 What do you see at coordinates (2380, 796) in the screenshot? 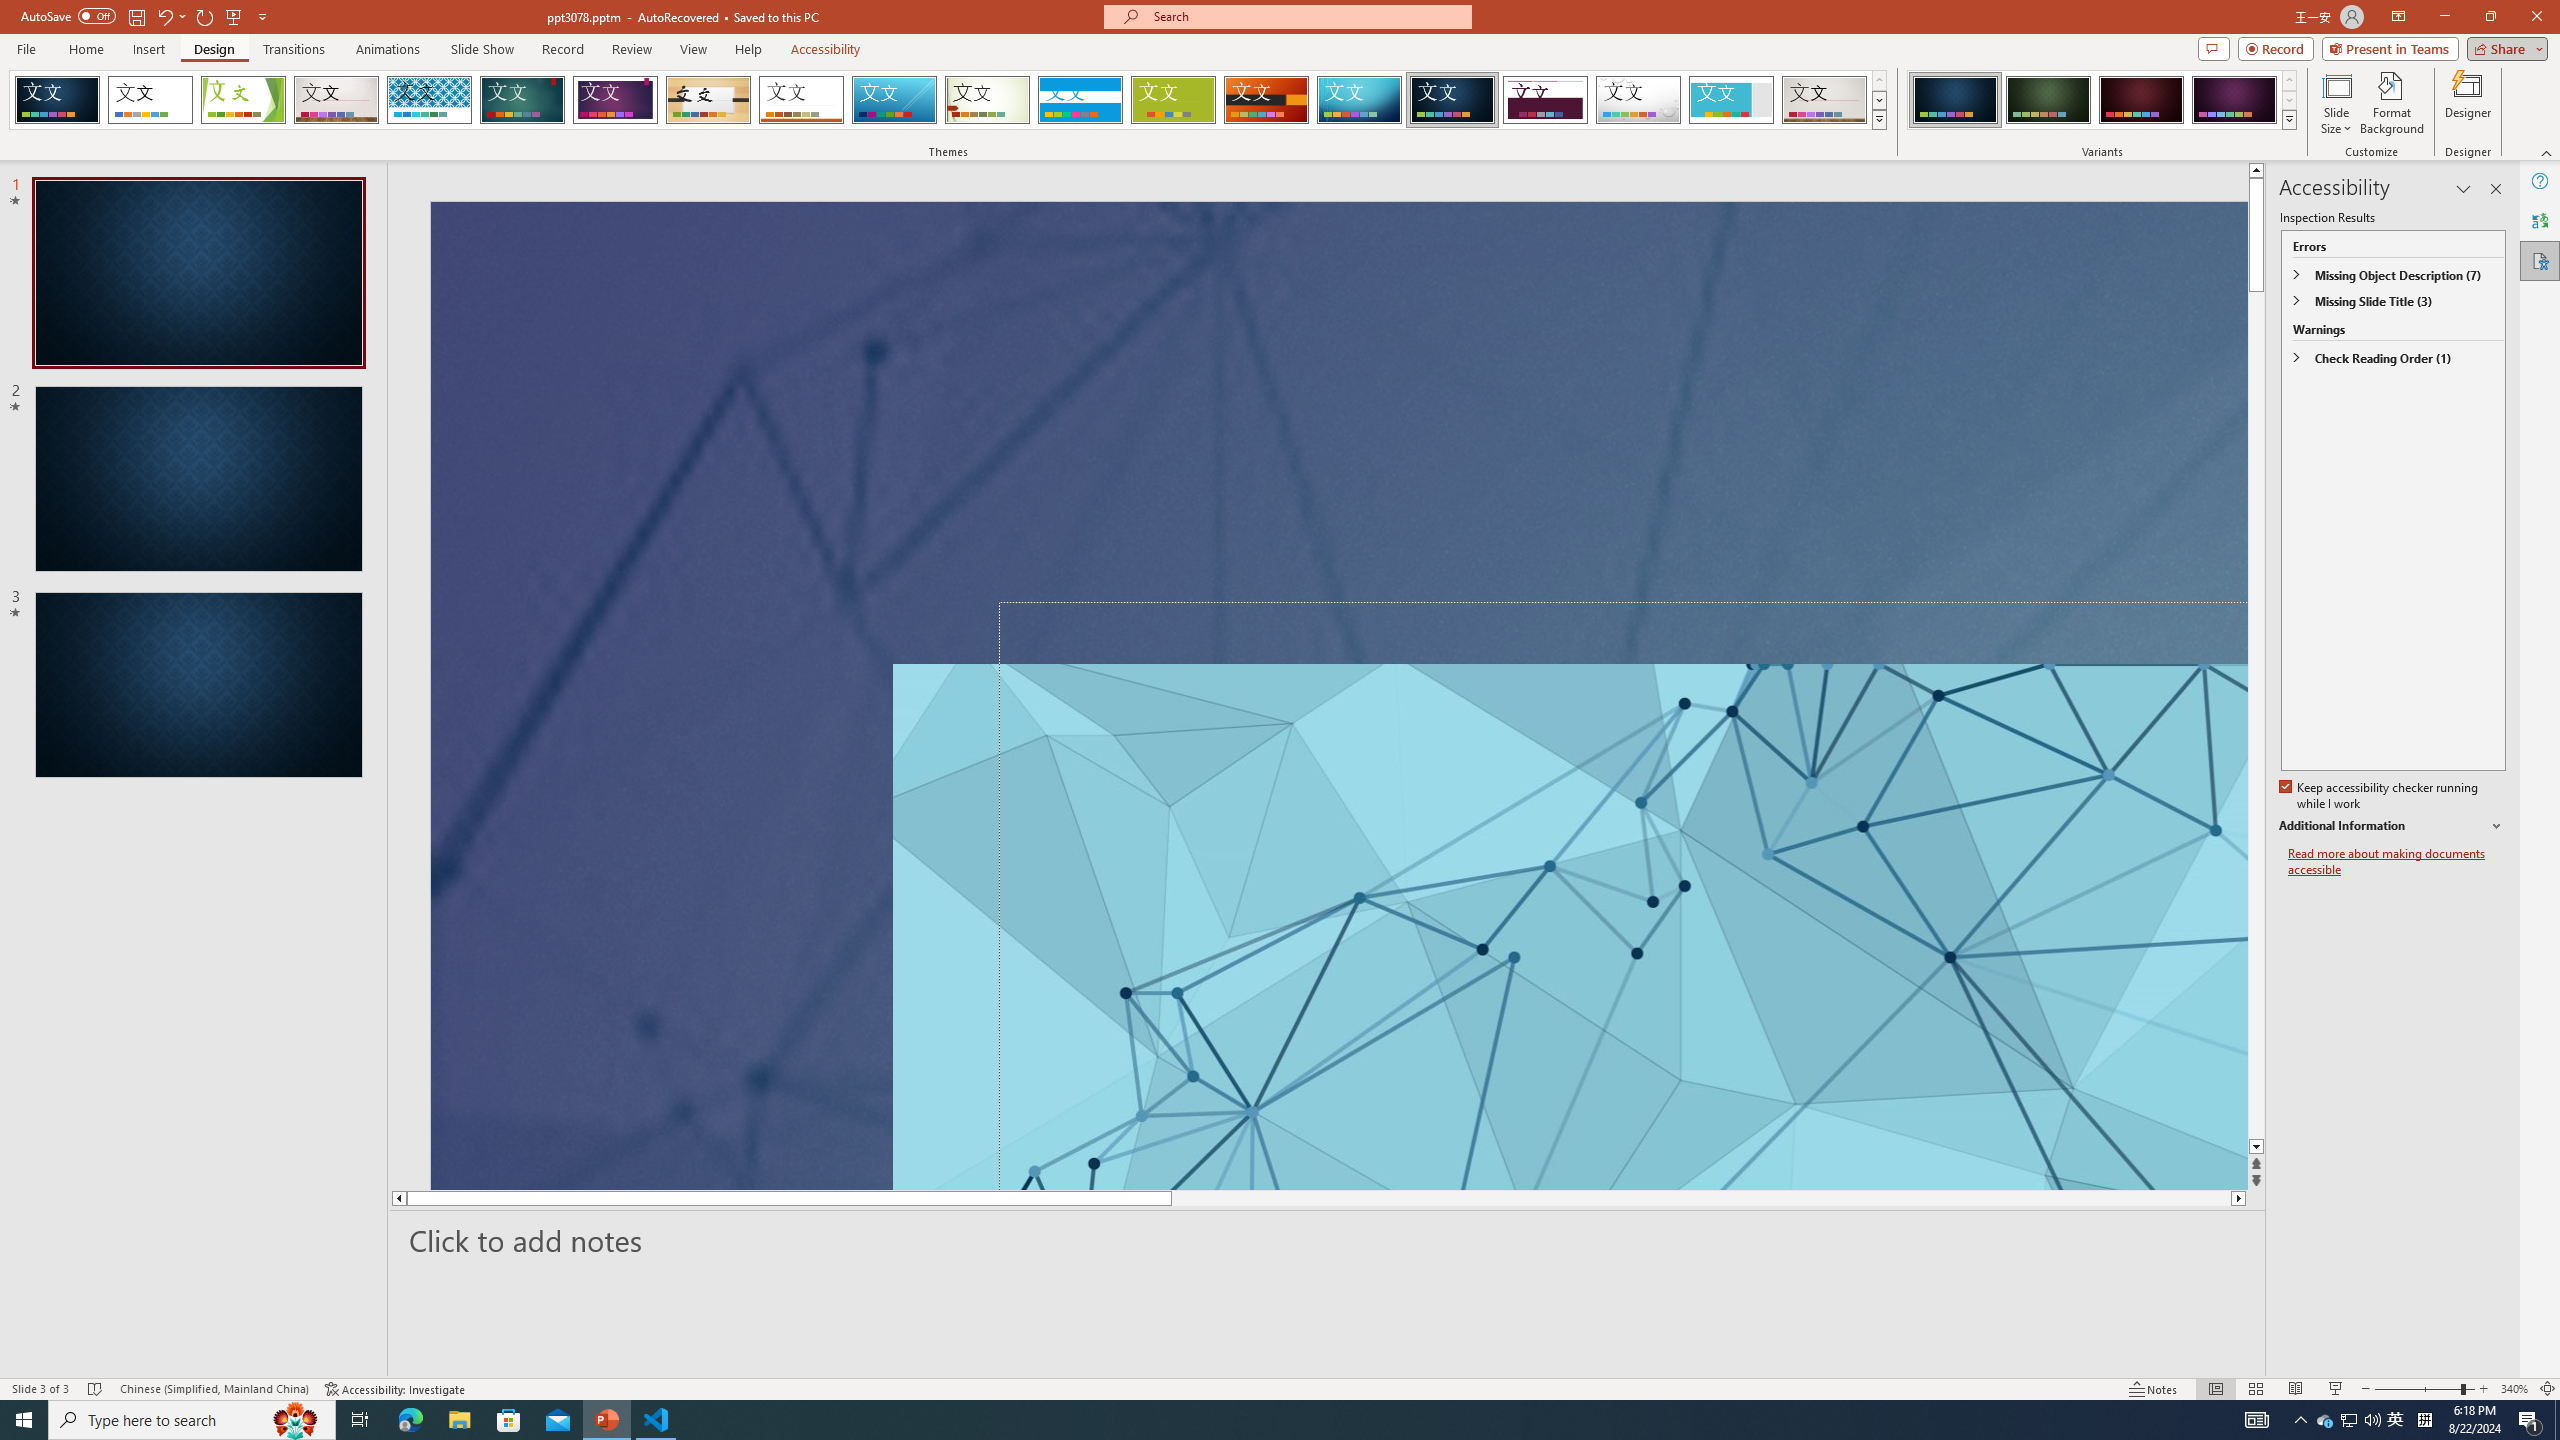
I see `'Keep accessibility checker running while I work'` at bounding box center [2380, 796].